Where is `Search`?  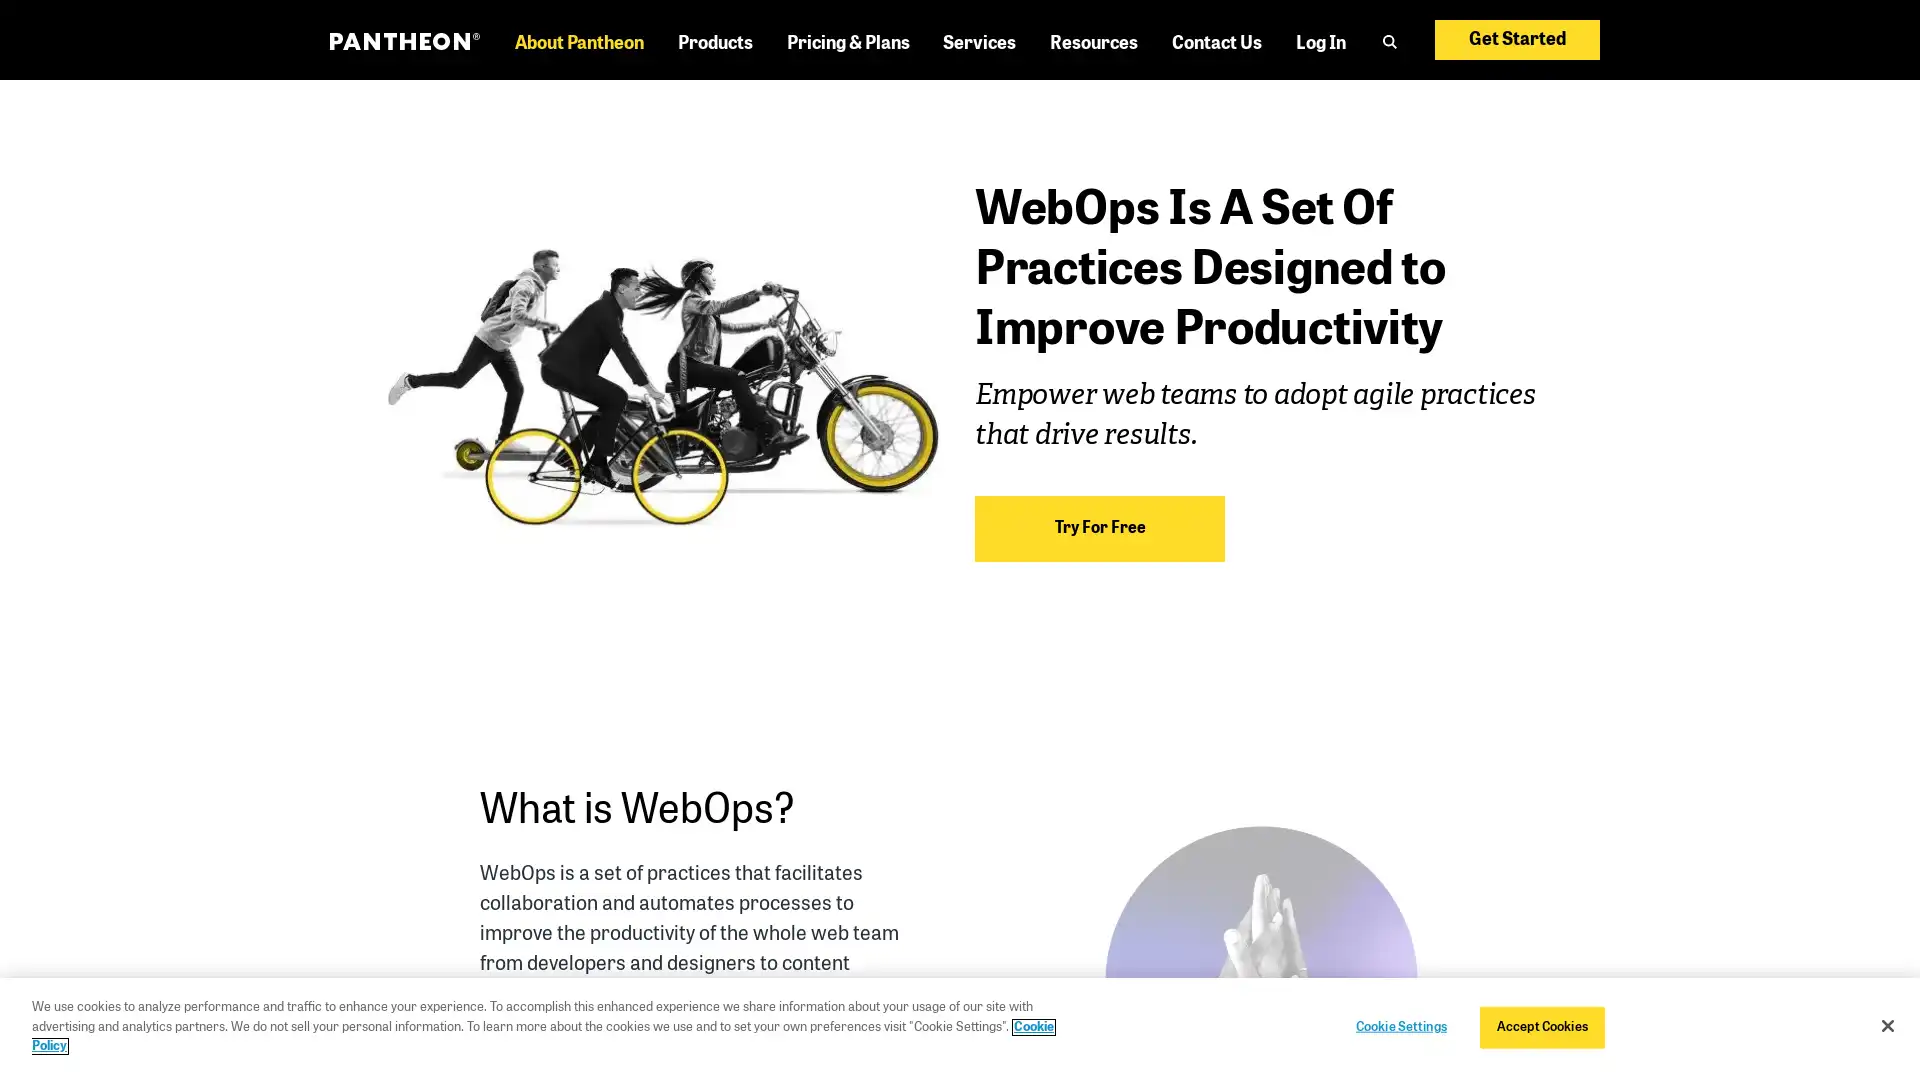 Search is located at coordinates (1399, 76).